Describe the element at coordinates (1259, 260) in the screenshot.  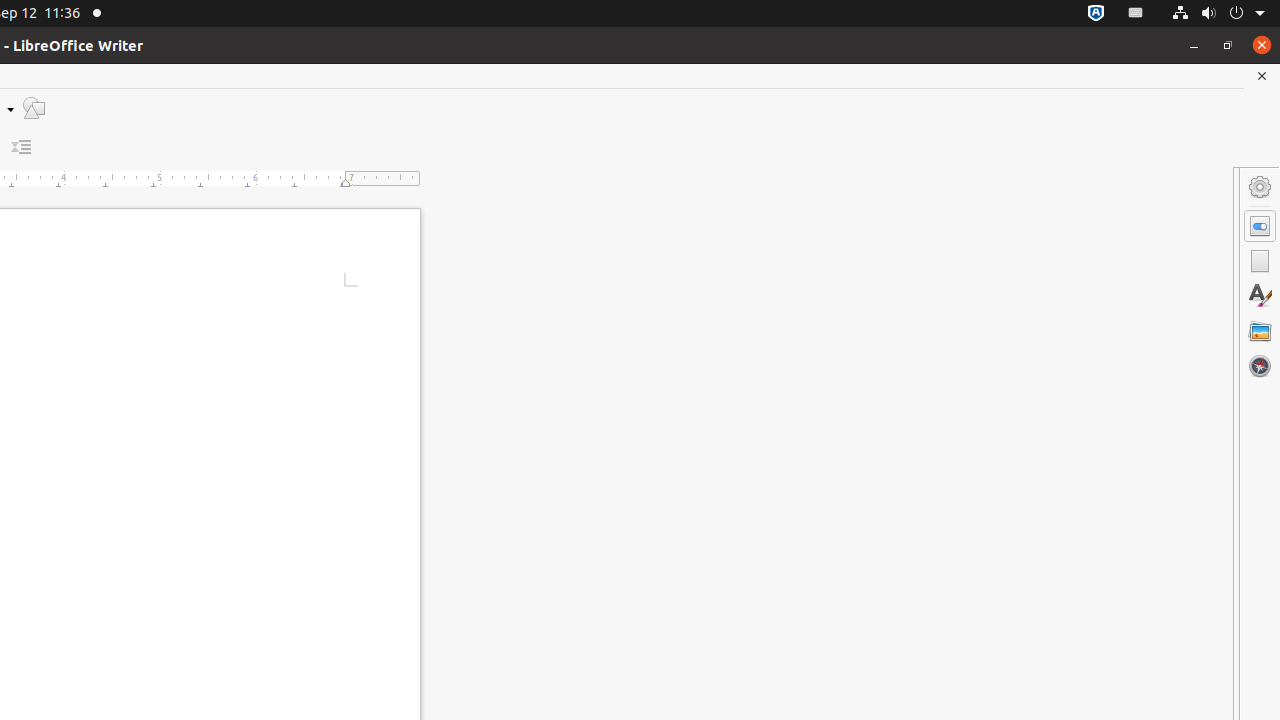
I see `'Page'` at that location.